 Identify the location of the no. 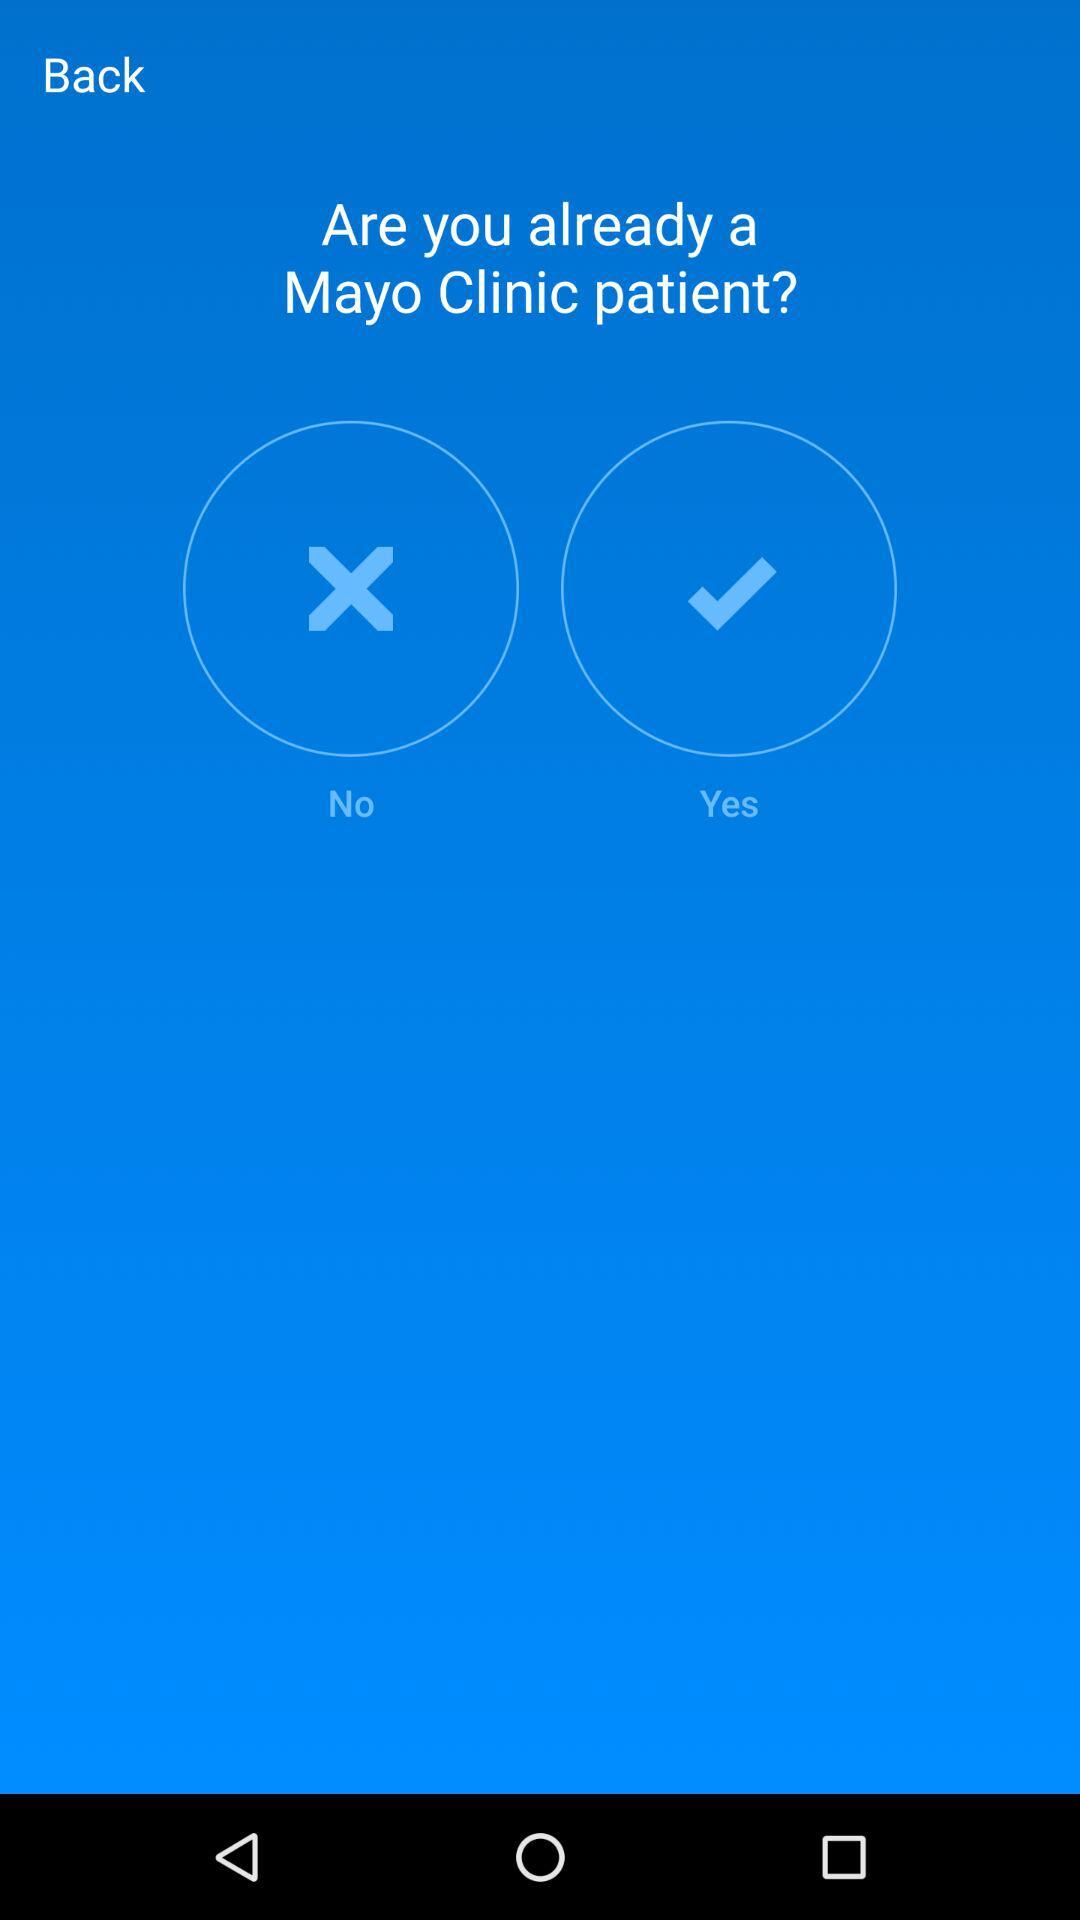
(350, 623).